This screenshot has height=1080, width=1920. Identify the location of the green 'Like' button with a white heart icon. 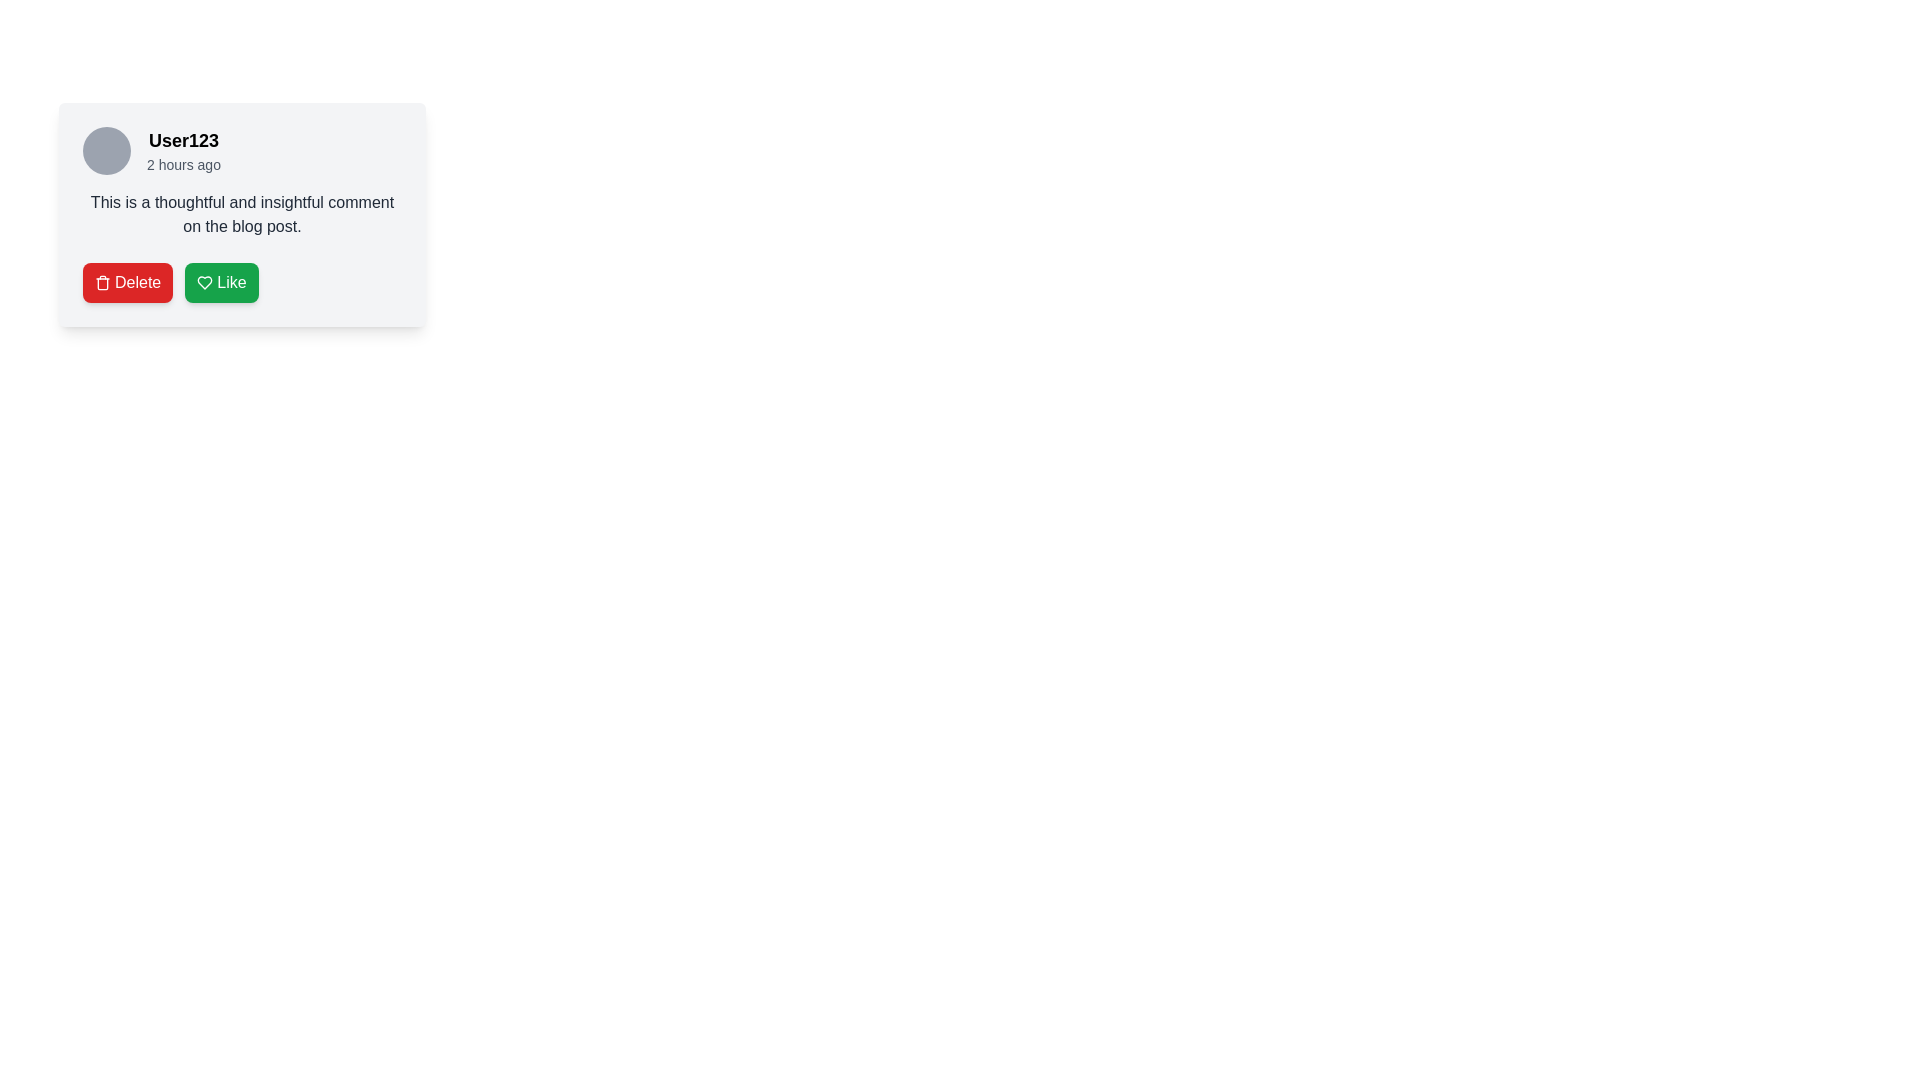
(241, 282).